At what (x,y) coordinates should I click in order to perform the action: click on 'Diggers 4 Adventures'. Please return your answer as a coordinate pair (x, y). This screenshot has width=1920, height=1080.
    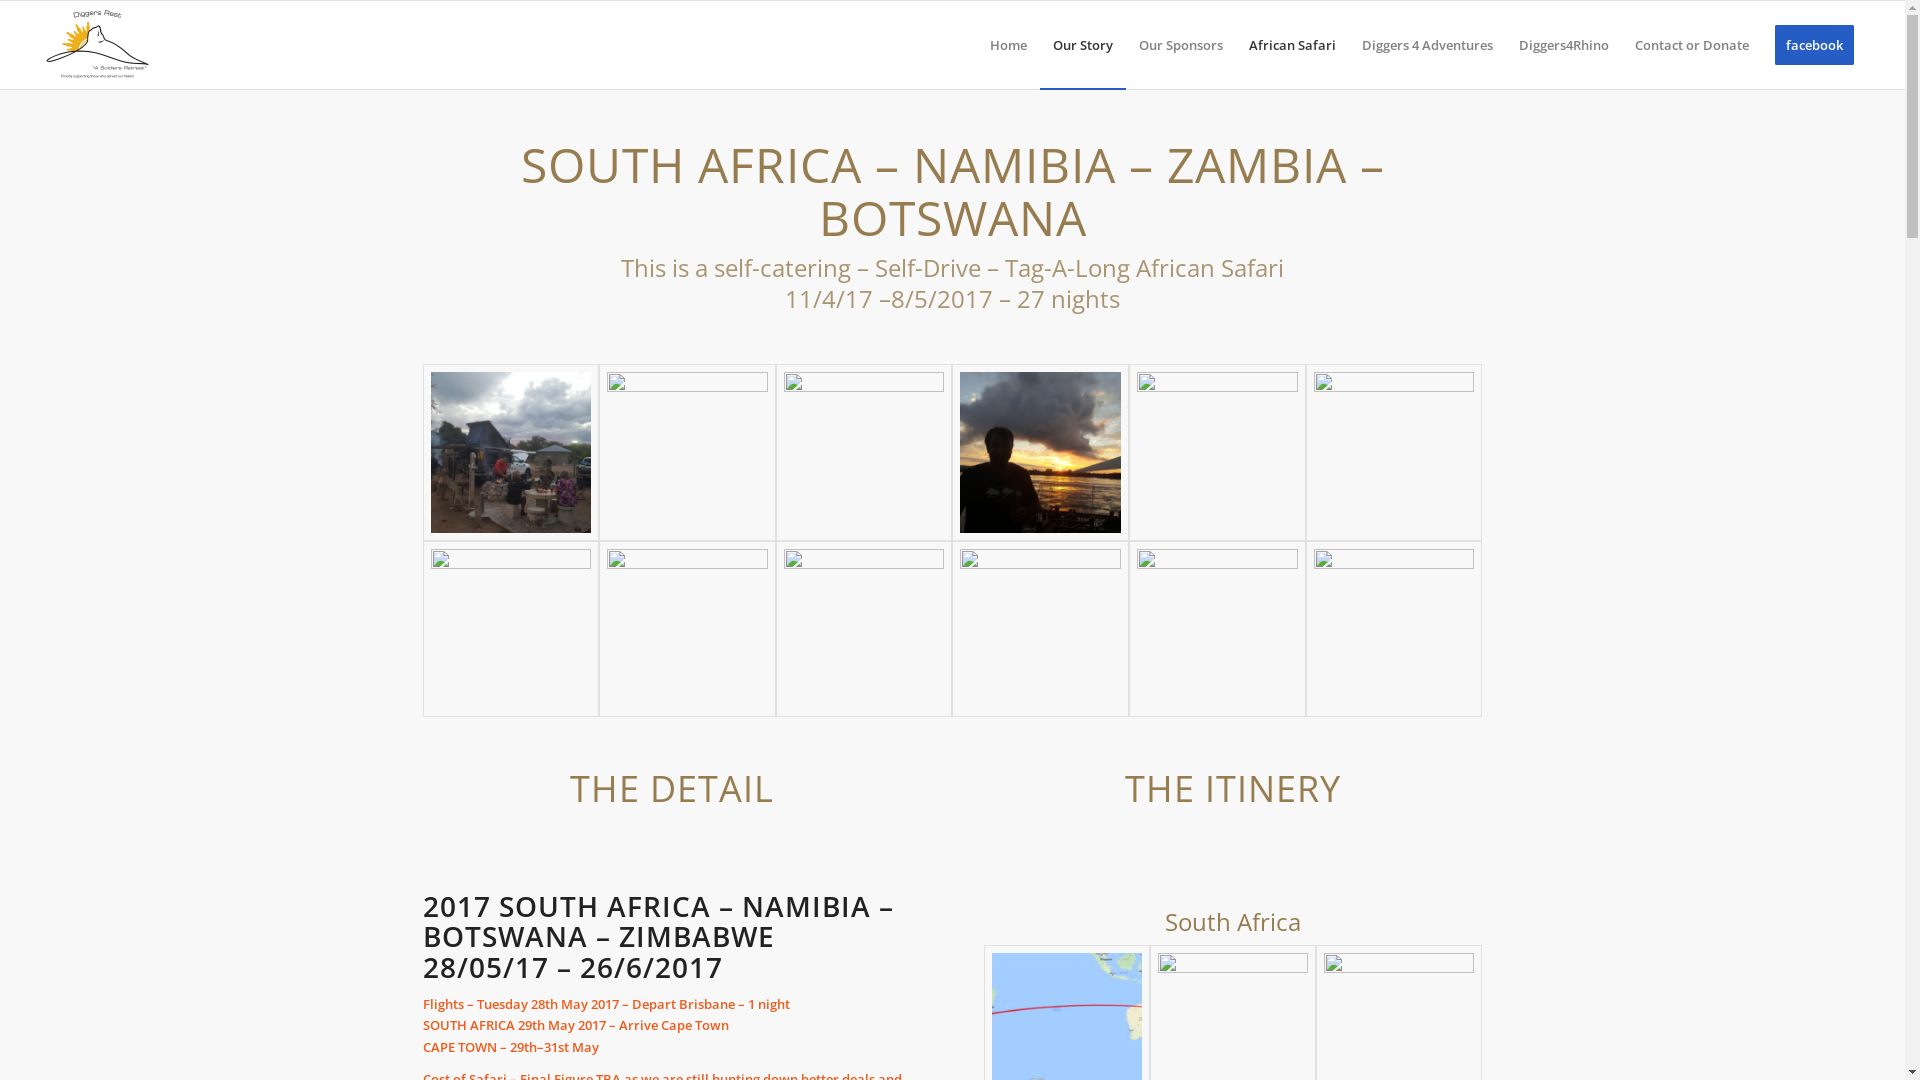
    Looking at the image, I should click on (1348, 45).